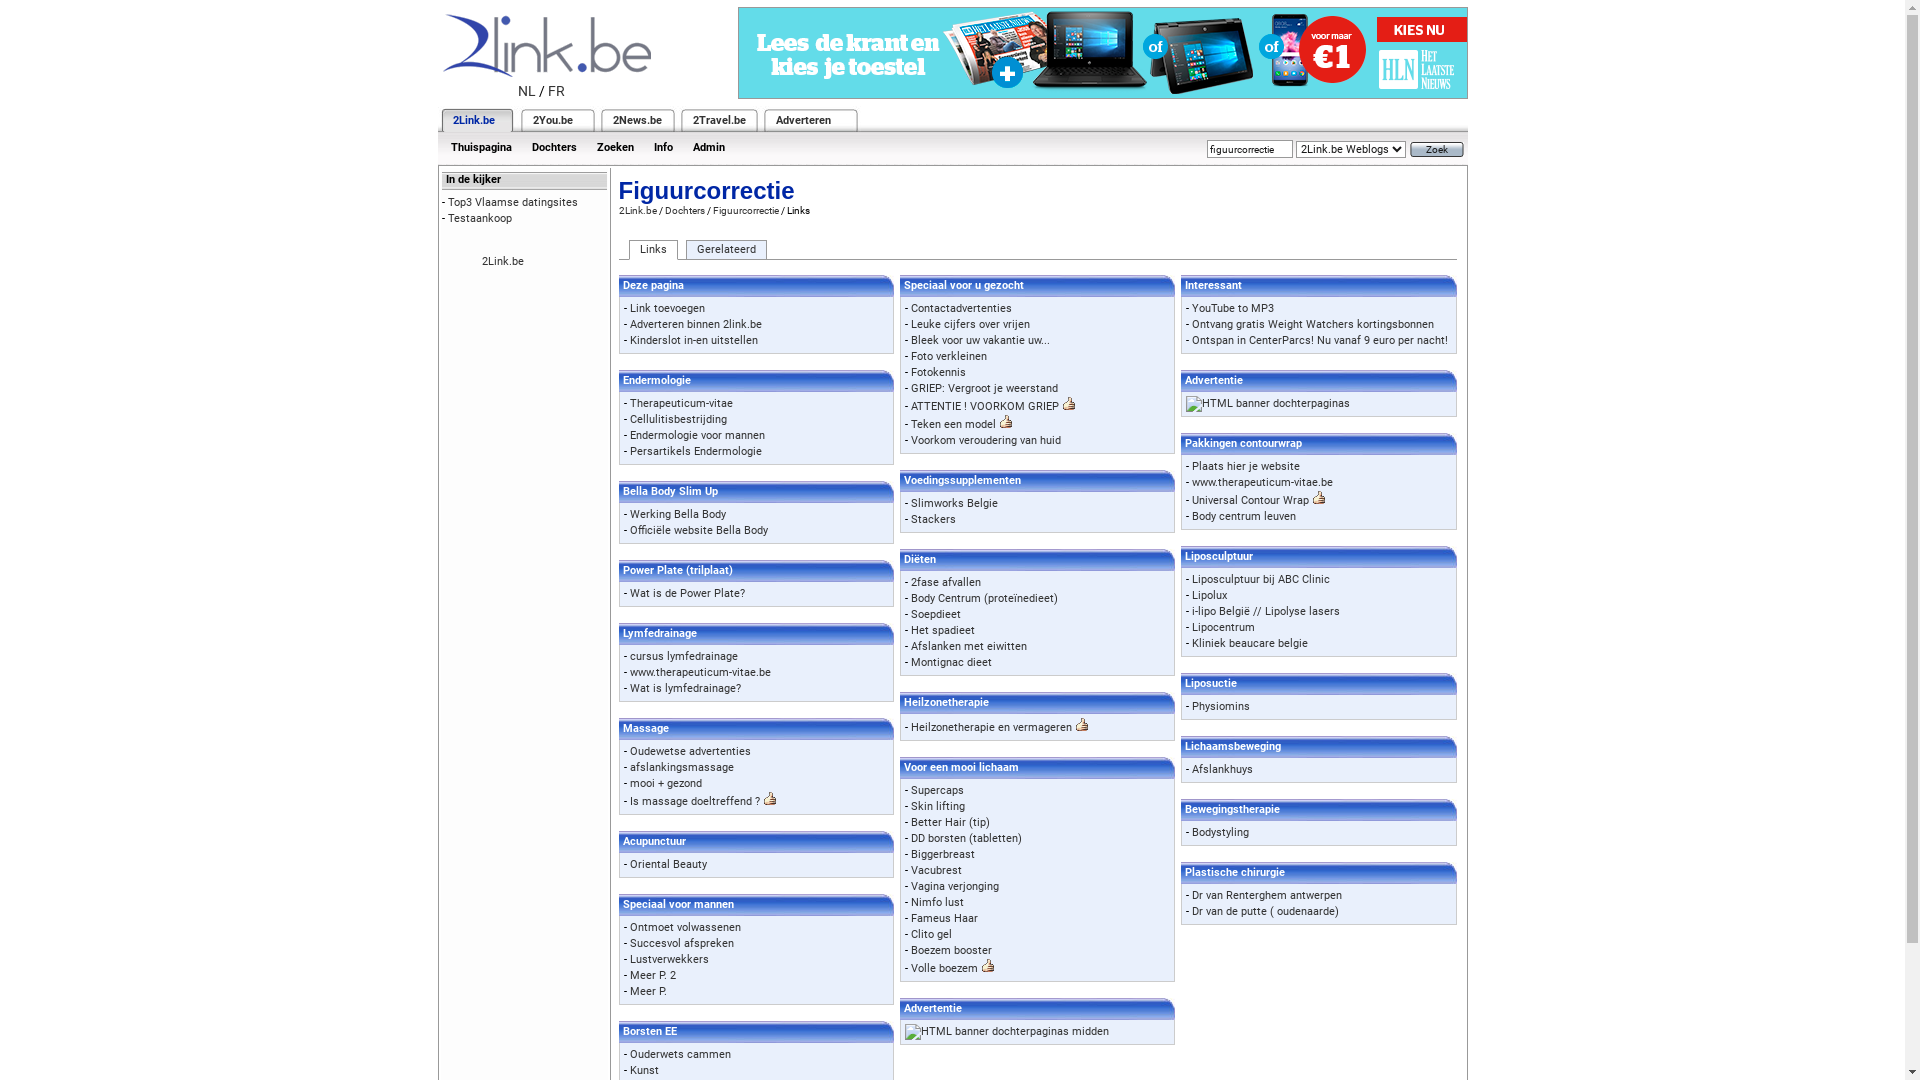  What do you see at coordinates (941, 854) in the screenshot?
I see `'Biggerbreast'` at bounding box center [941, 854].